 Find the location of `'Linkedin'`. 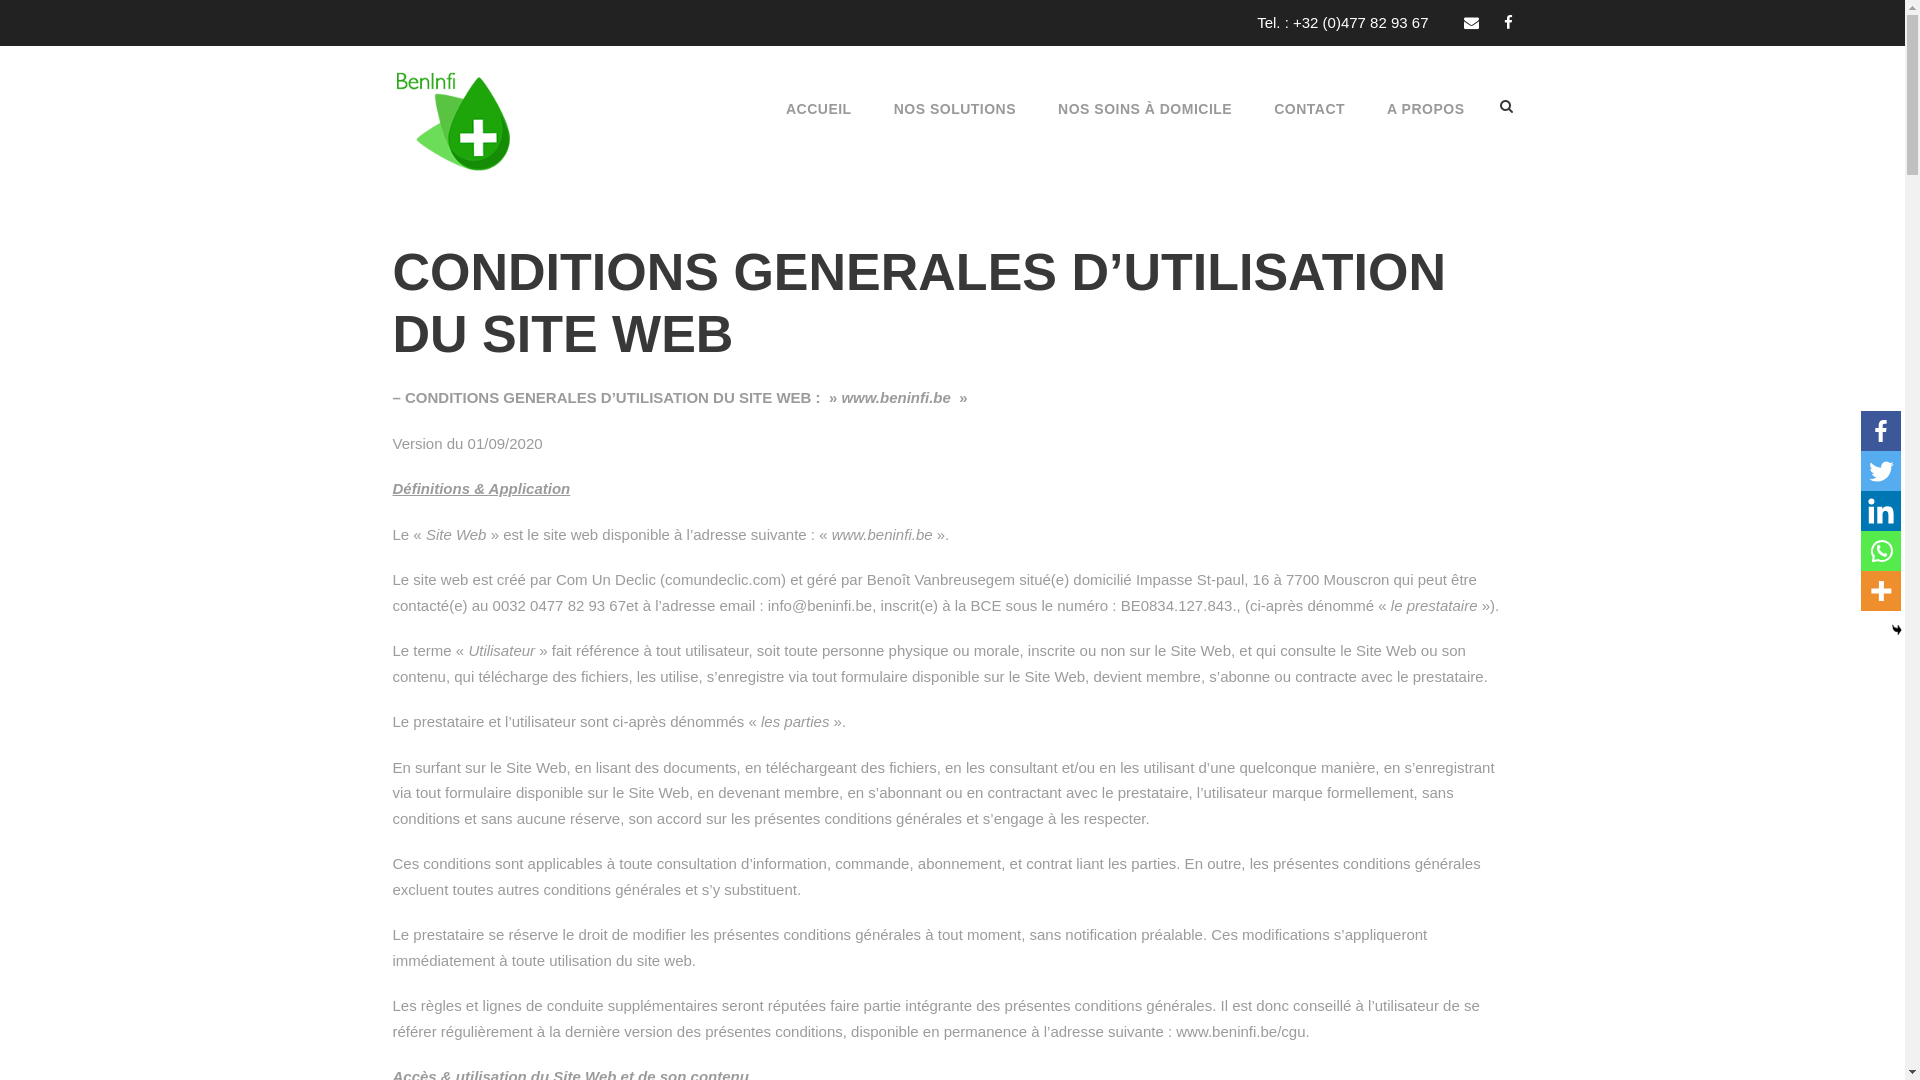

'Linkedin' is located at coordinates (1860, 509).